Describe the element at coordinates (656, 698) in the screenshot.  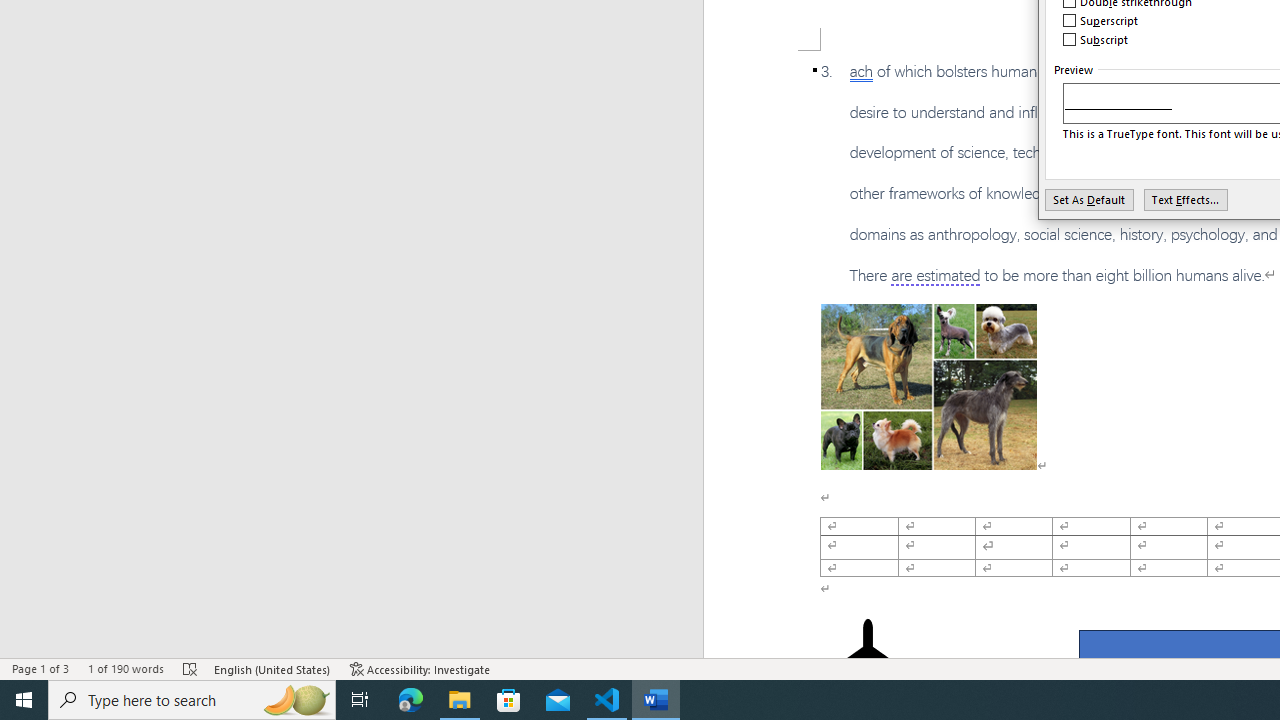
I see `'Word - 1 running window'` at that location.